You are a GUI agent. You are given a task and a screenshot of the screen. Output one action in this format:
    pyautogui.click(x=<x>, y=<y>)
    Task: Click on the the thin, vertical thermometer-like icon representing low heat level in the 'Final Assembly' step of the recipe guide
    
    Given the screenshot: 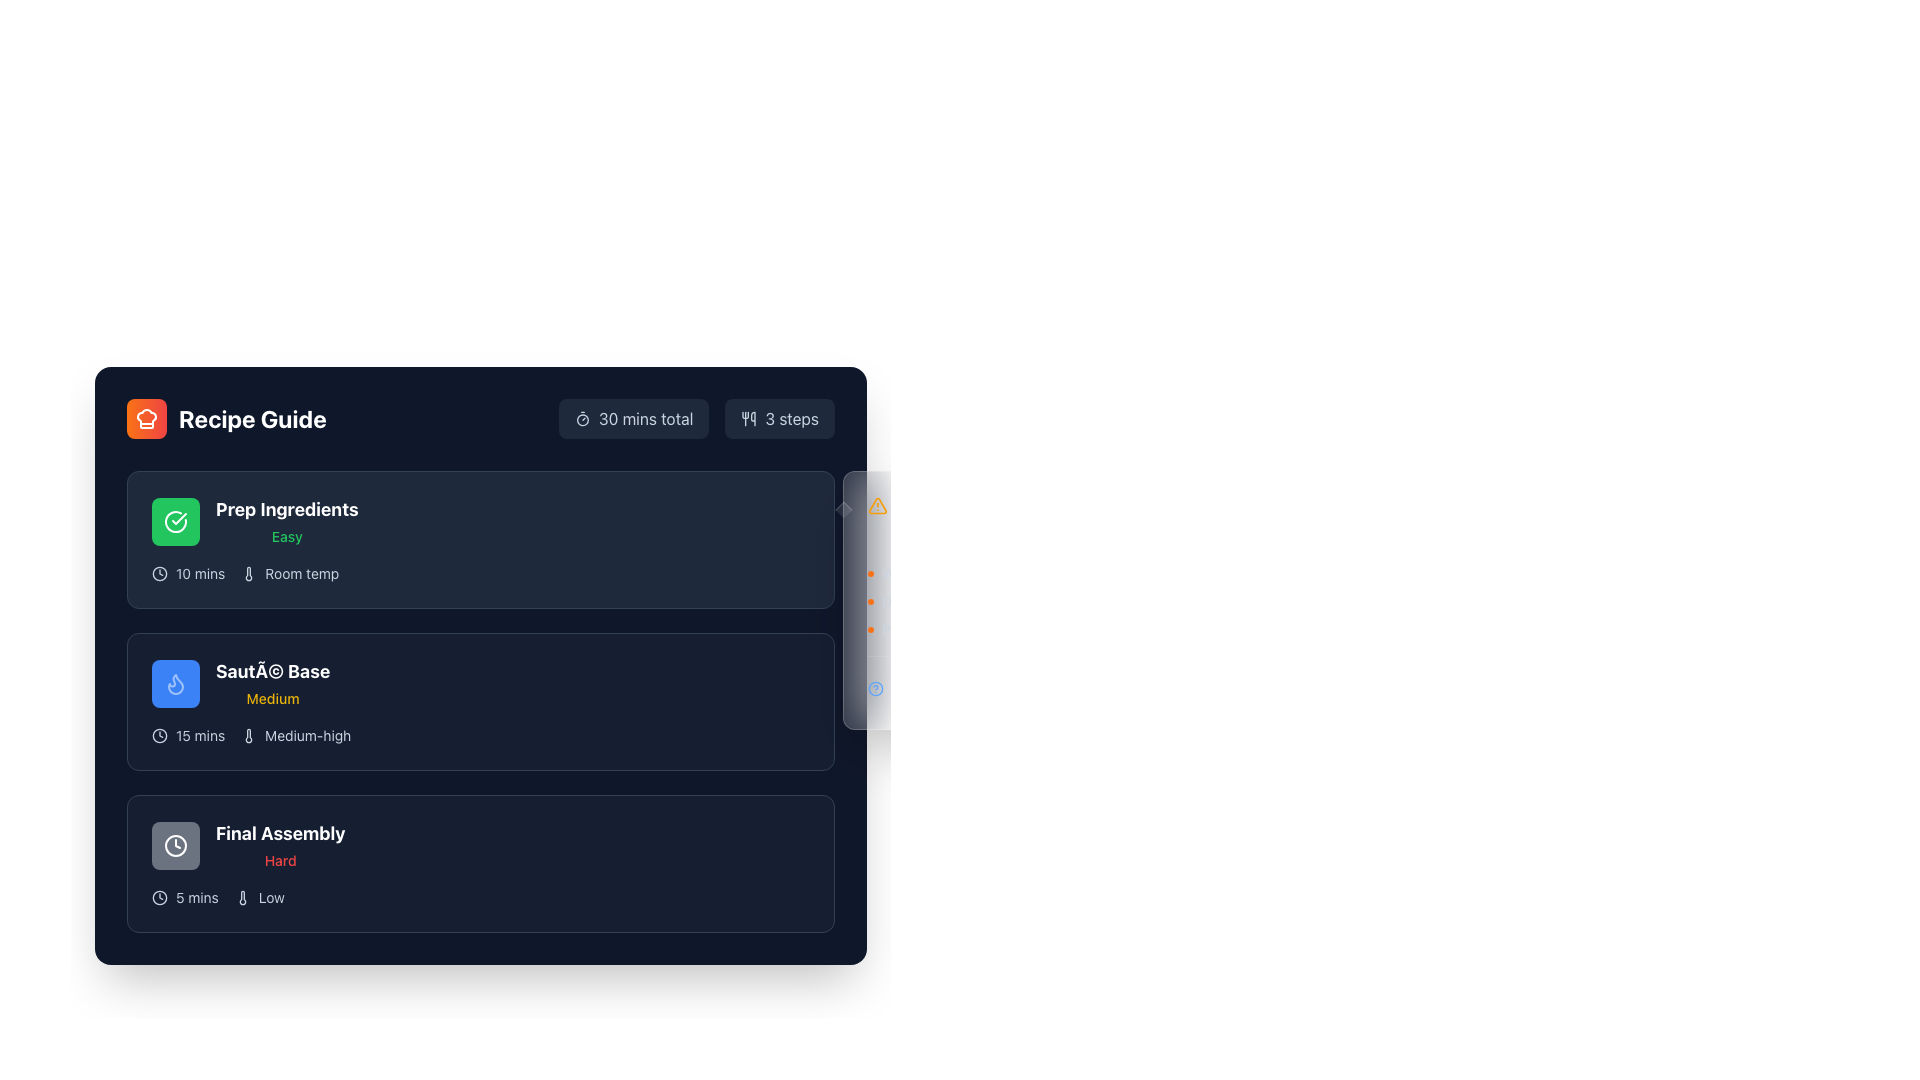 What is the action you would take?
    pyautogui.click(x=241, y=897)
    